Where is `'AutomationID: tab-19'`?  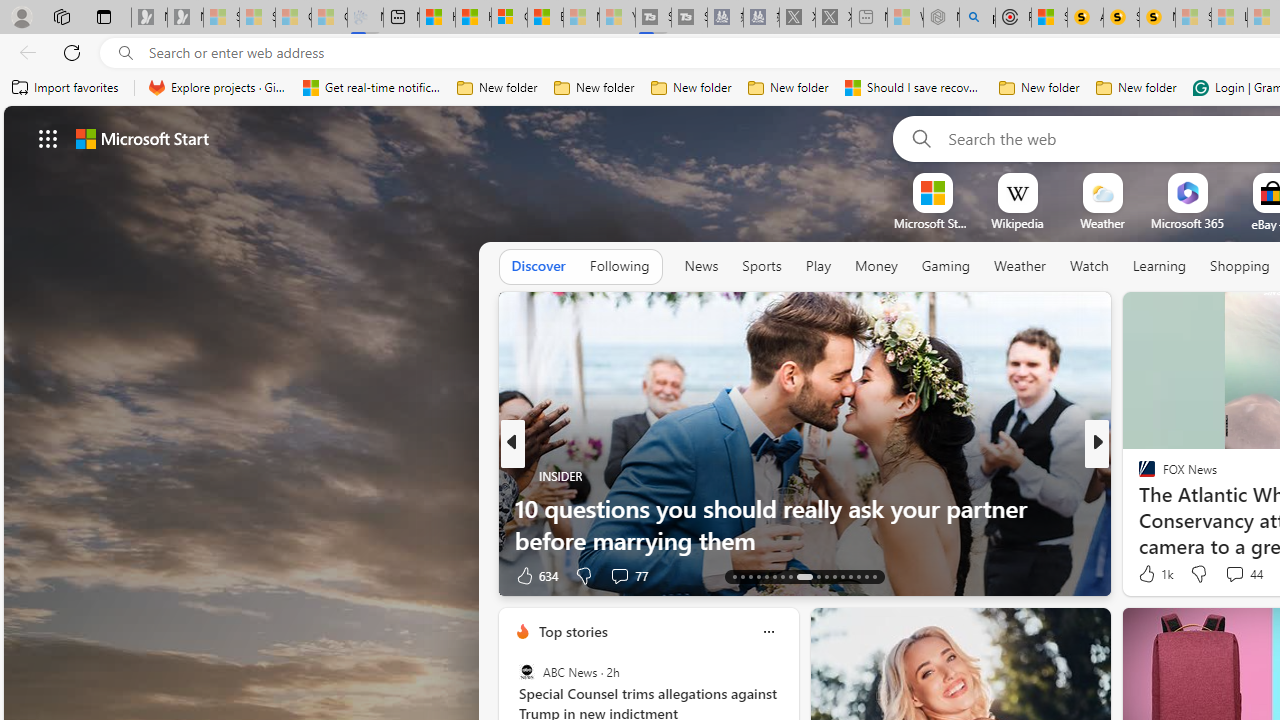 'AutomationID: tab-19' is located at coordinates (781, 577).